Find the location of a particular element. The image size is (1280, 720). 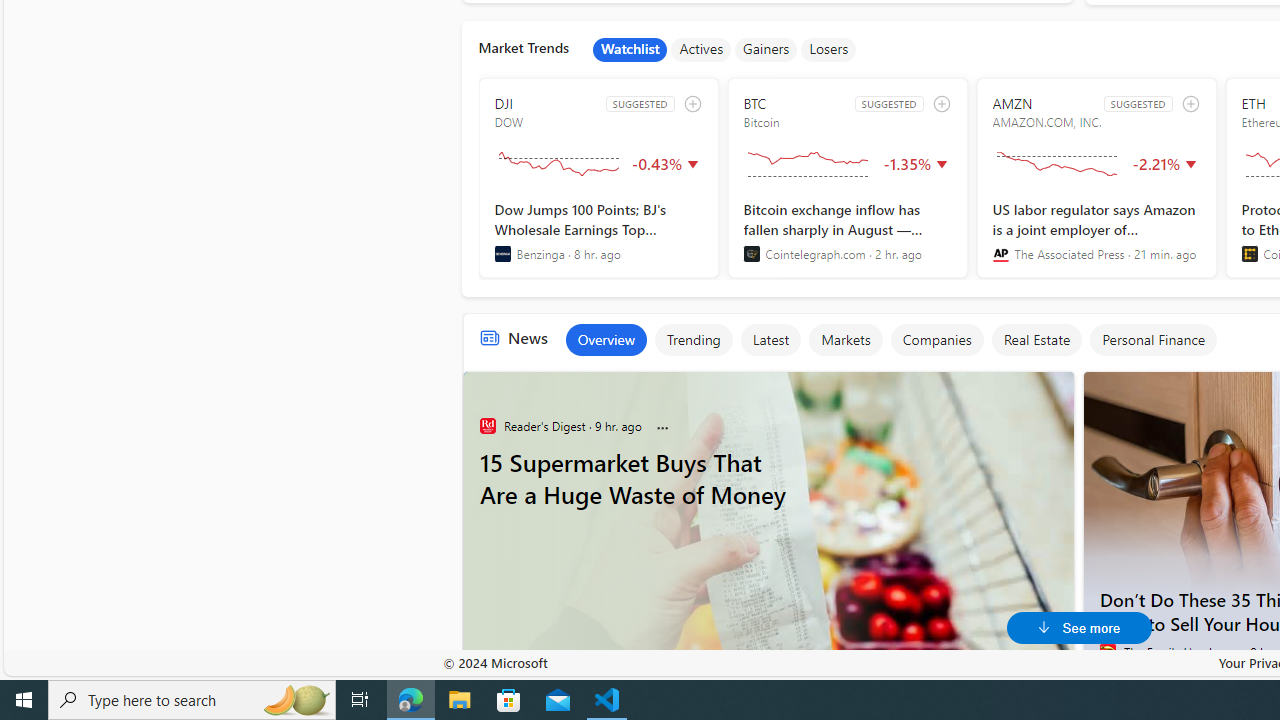

'Companies' is located at coordinates (935, 338).